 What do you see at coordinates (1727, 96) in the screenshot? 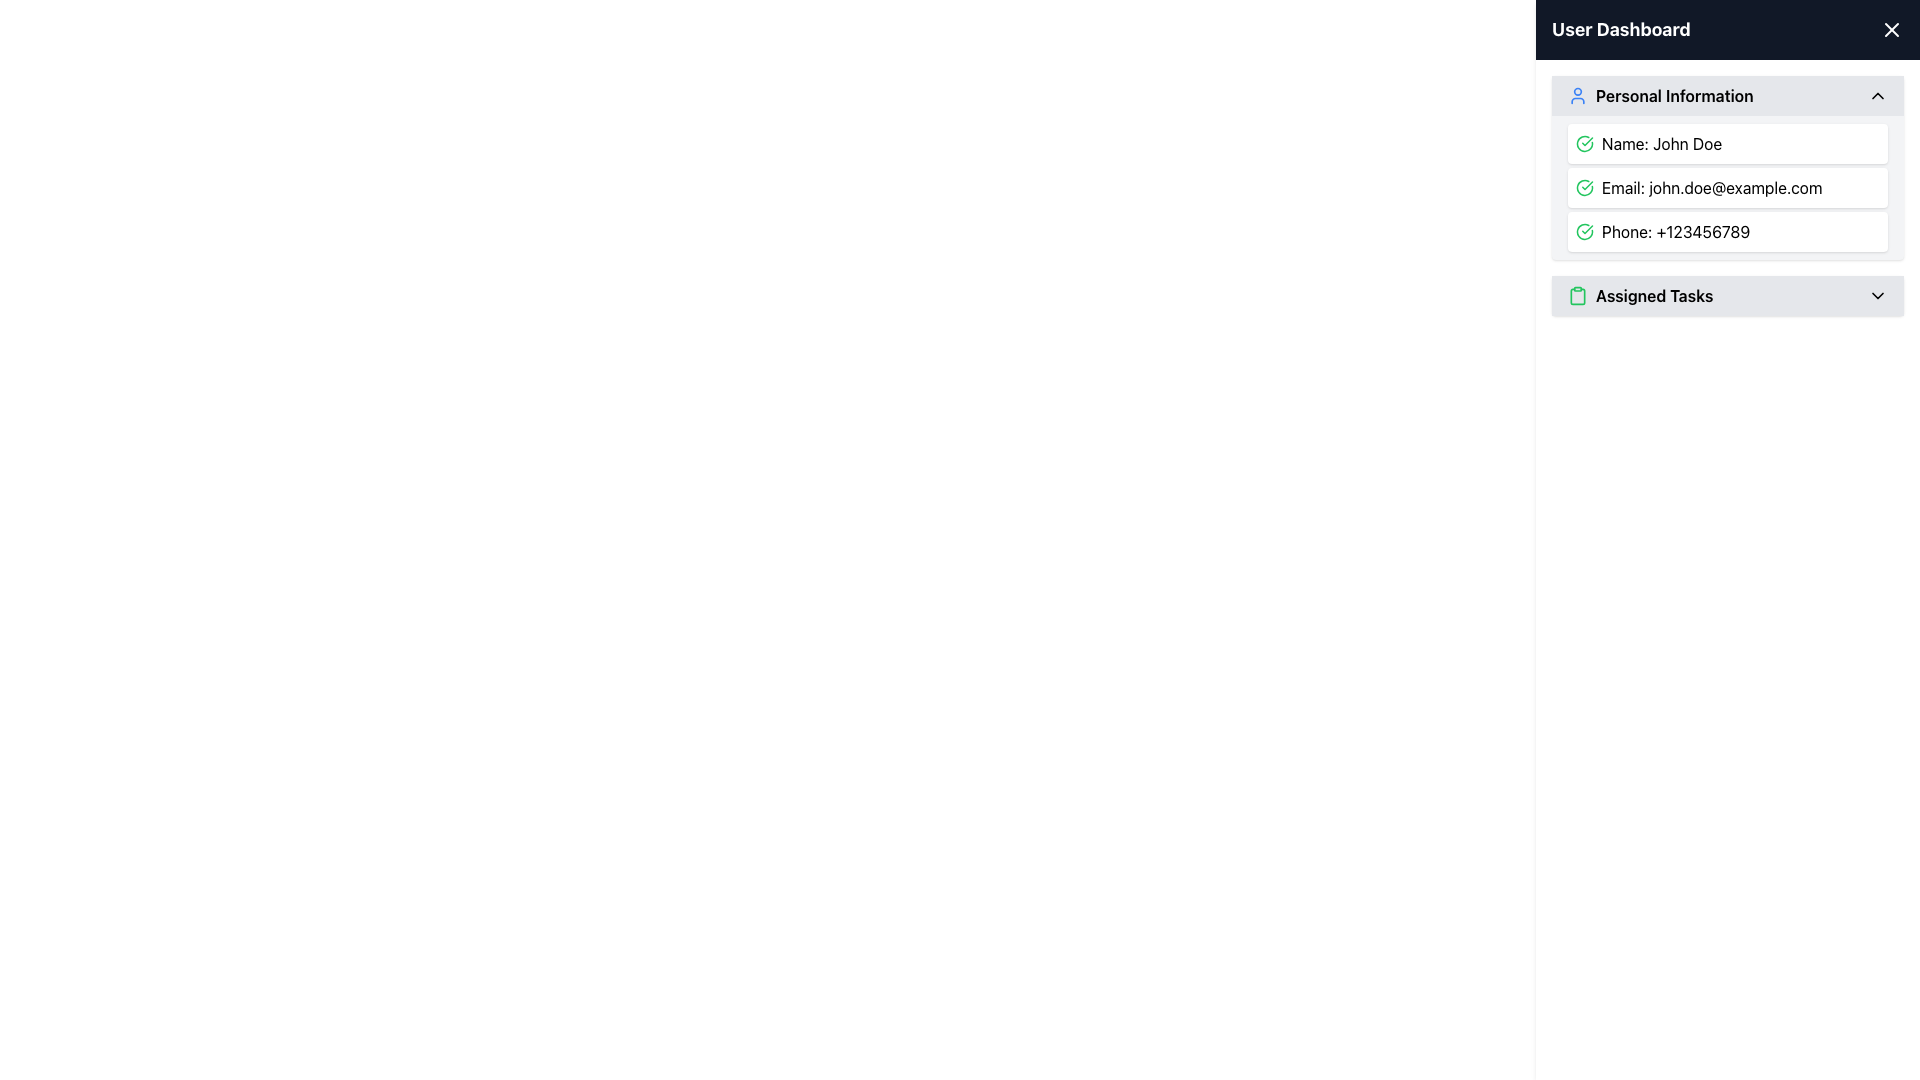
I see `the Collapsible Section Header at the top of the user dashboard` at bounding box center [1727, 96].